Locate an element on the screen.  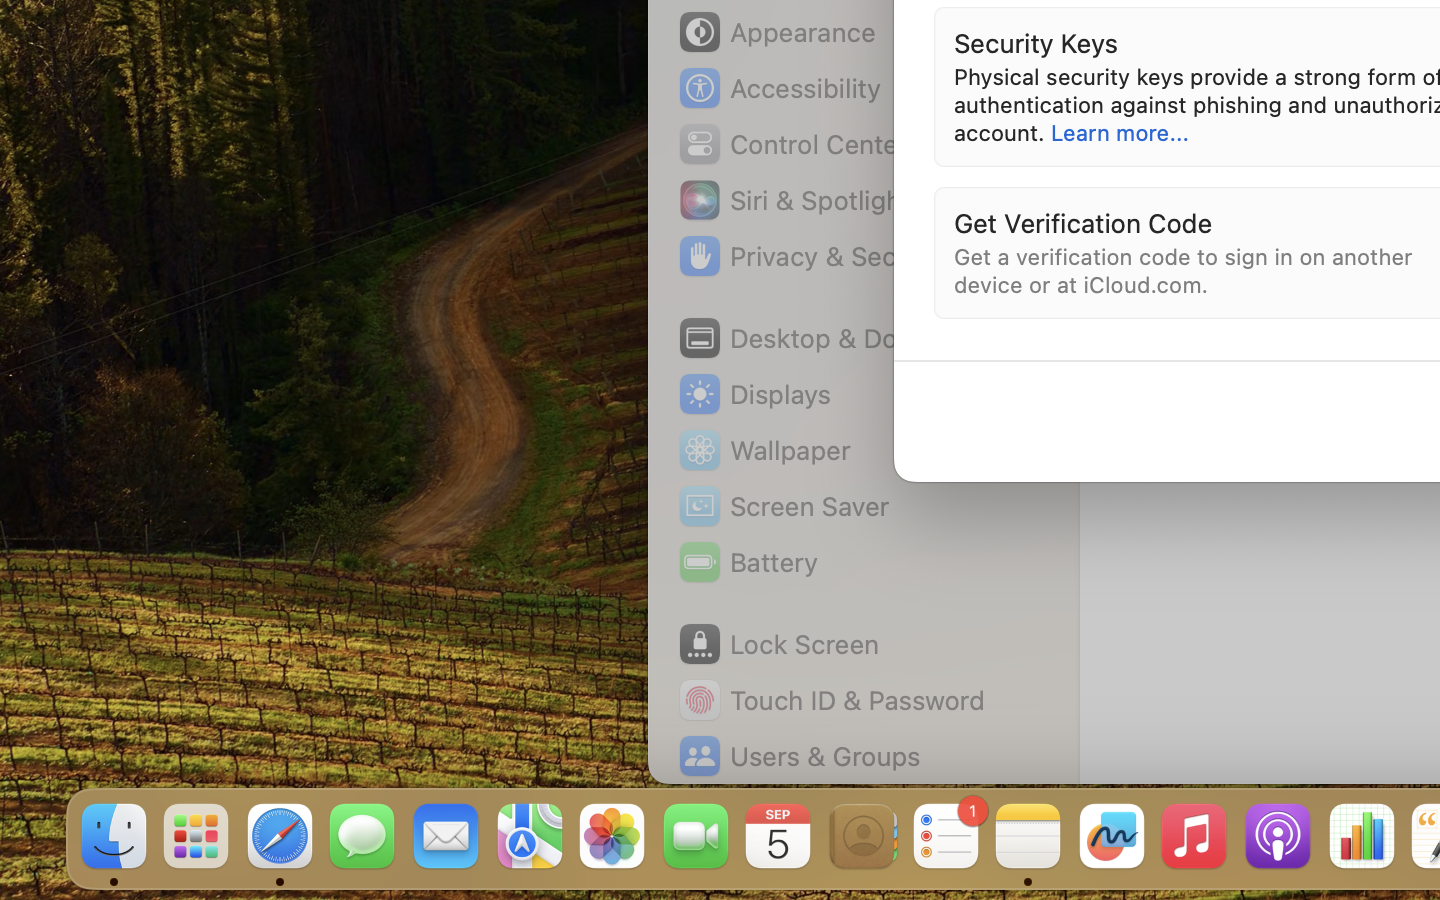
'Accessibility' is located at coordinates (778, 87).